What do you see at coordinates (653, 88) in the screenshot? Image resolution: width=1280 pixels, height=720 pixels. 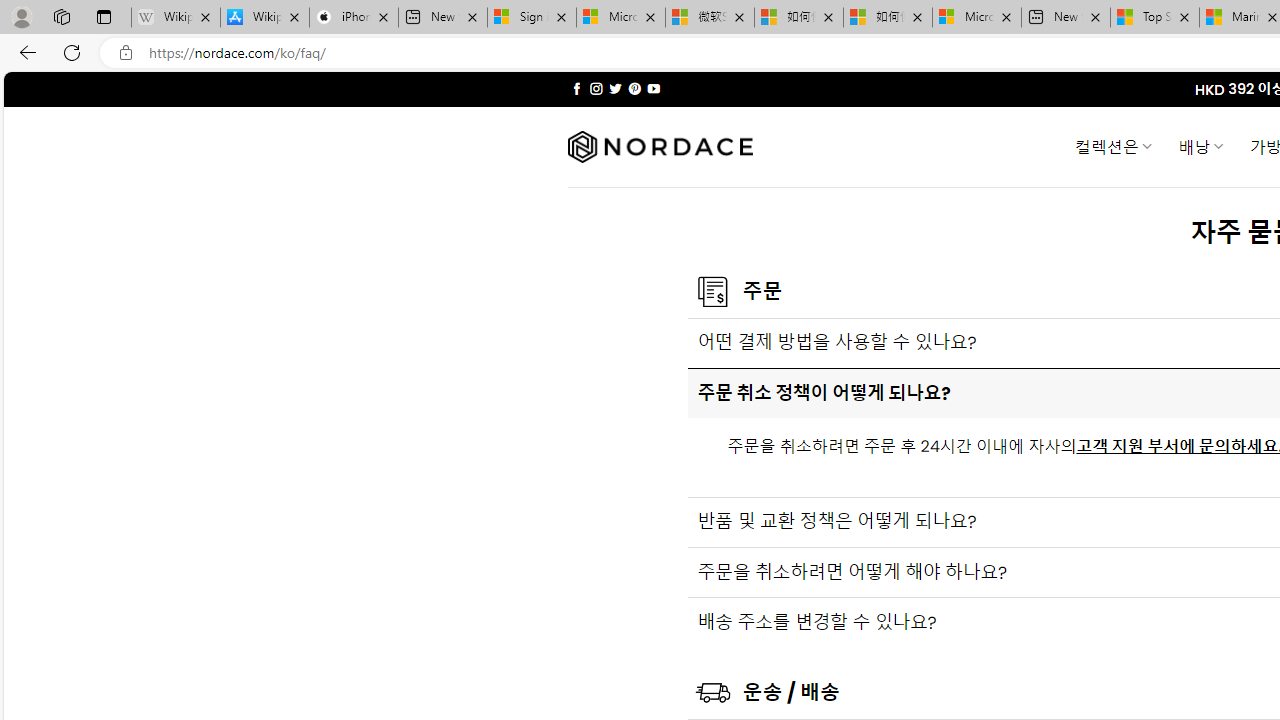 I see `'Follow on YouTube'` at bounding box center [653, 88].